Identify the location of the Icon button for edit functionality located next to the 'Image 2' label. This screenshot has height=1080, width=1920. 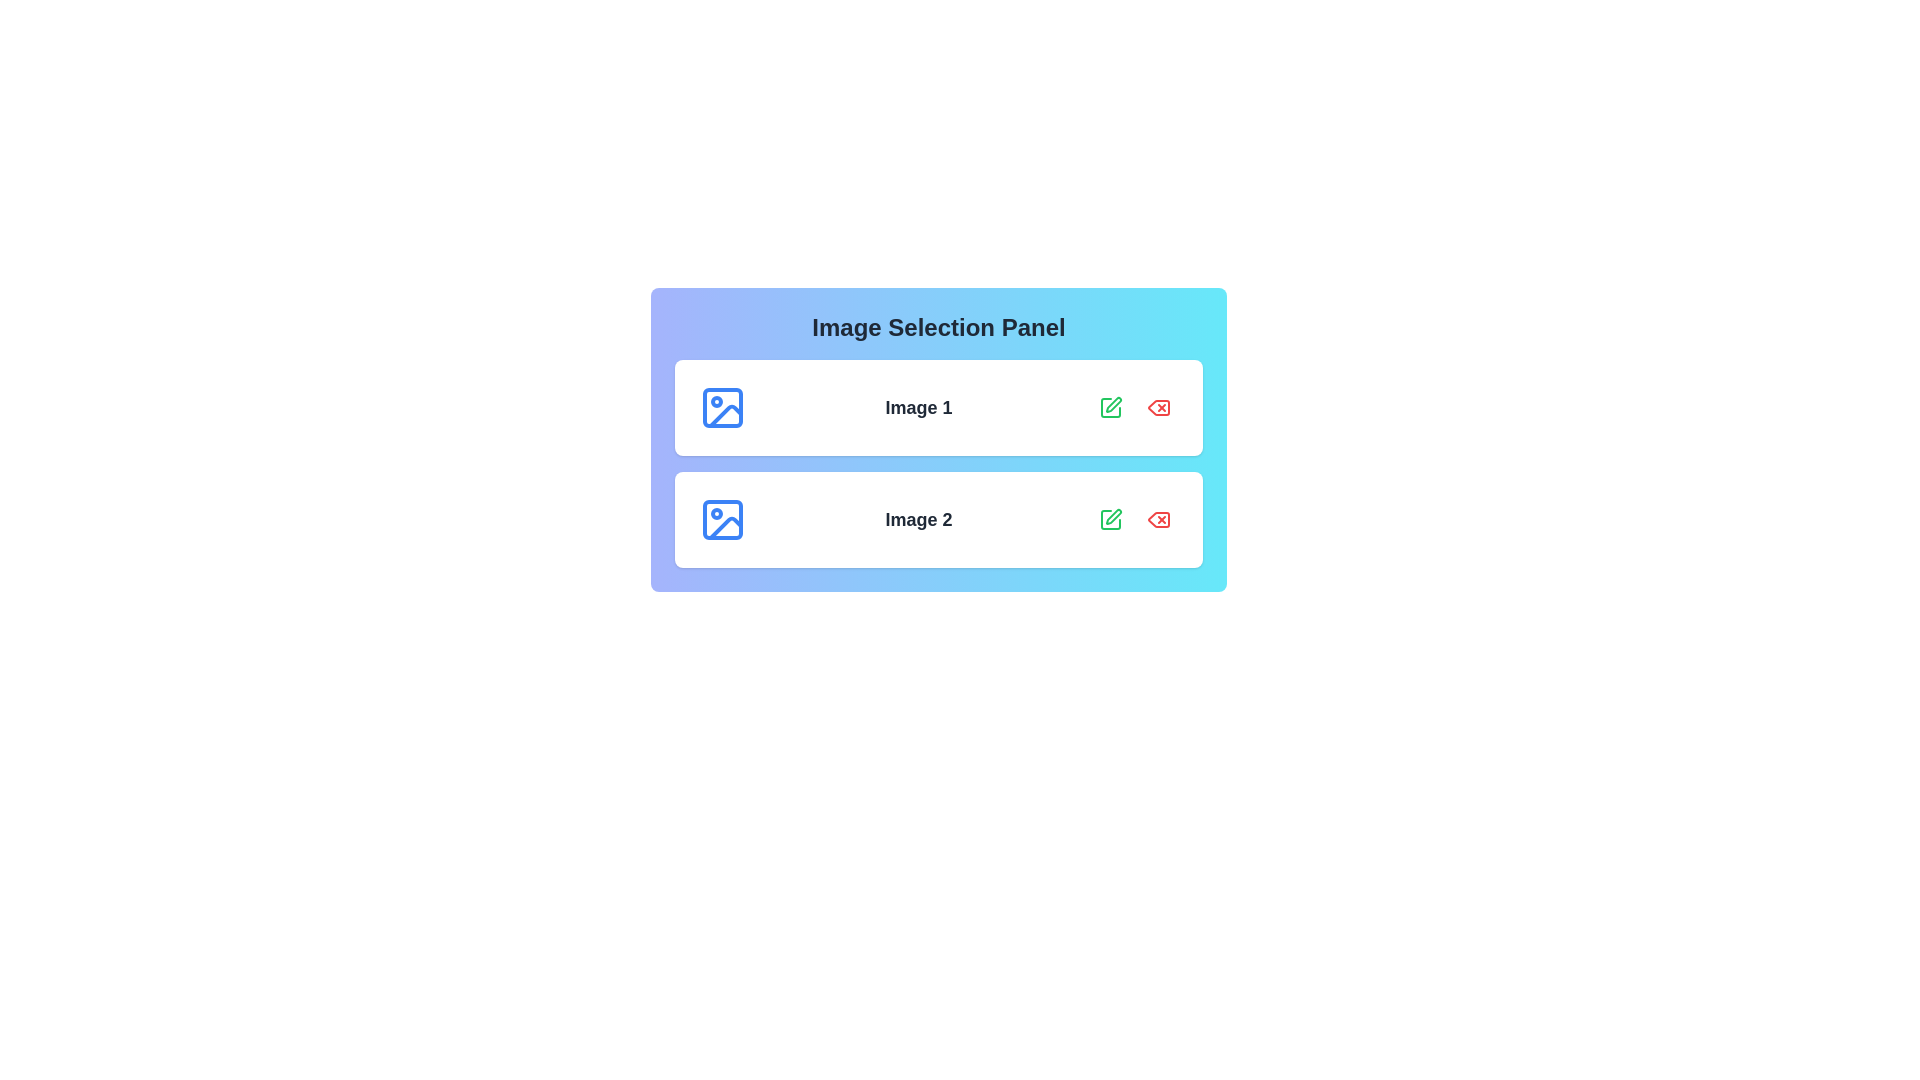
(1109, 519).